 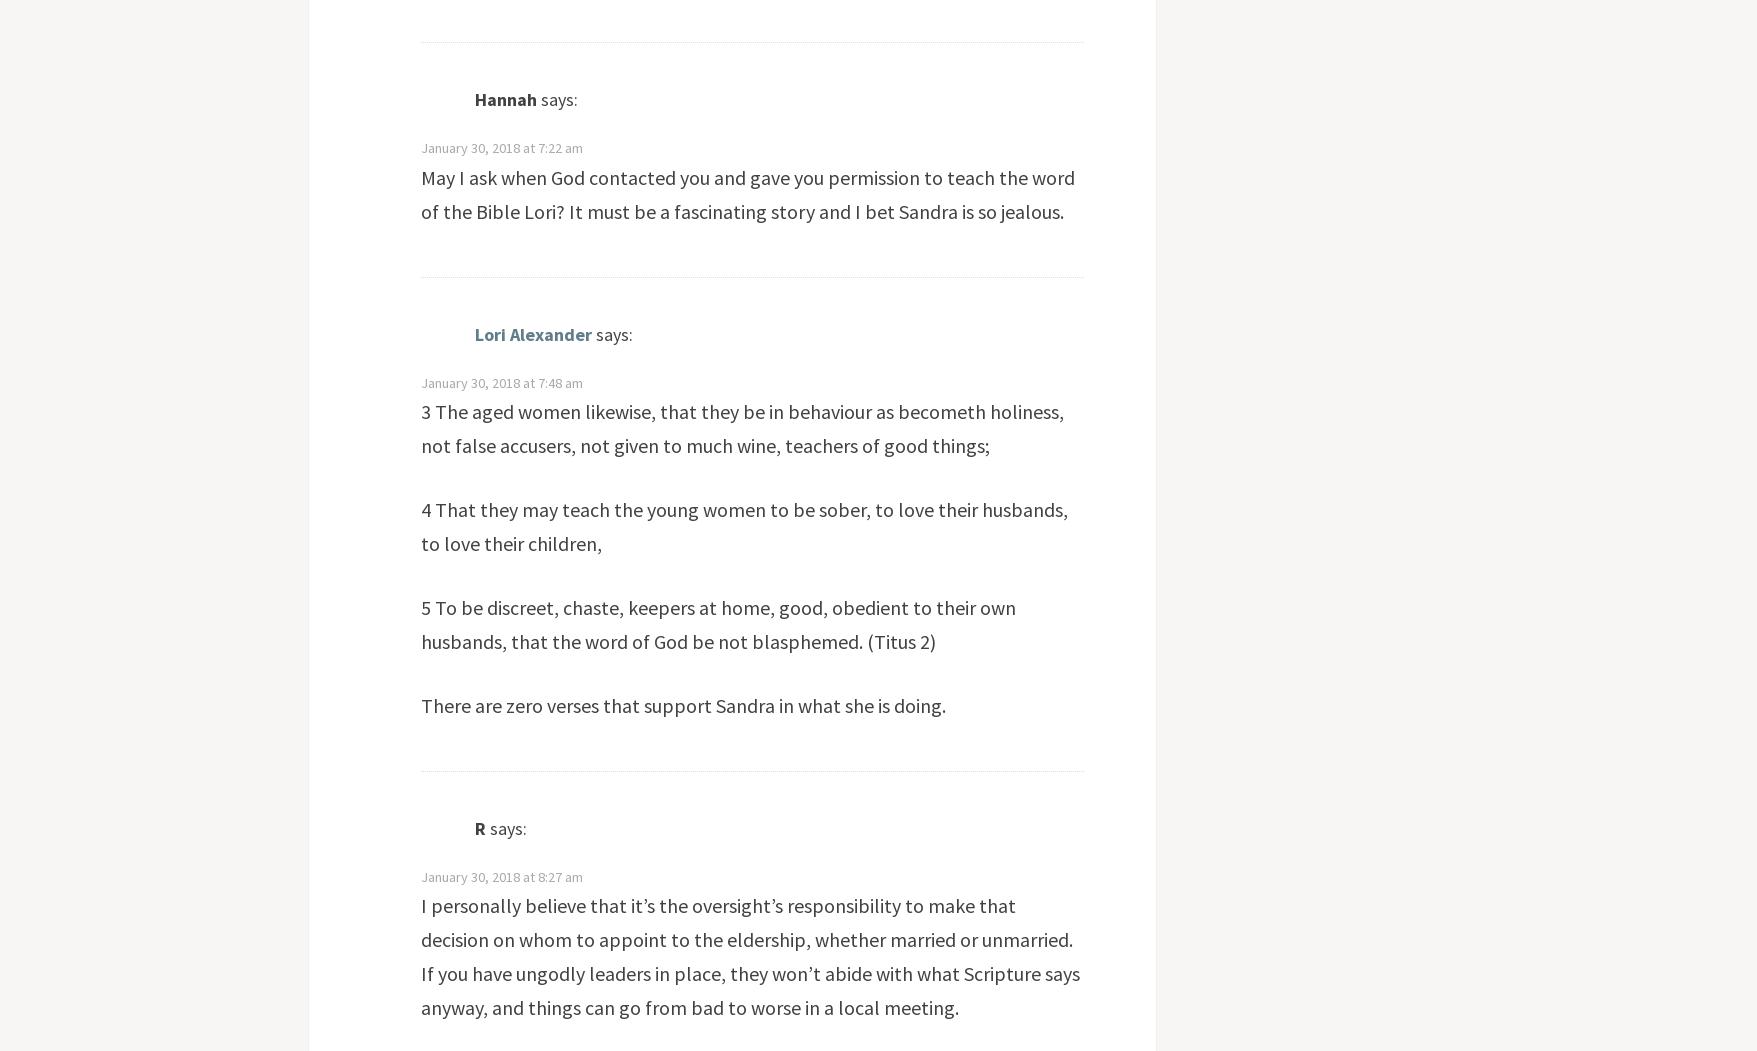 I want to click on 'I  personally believe that it’s the oversight’s responsibility to make that decision on whom to appoint to the eldership, whether married or unmarried. If you have ungodly leaders in place, they won’t abide with what Scripture says anyway, and things can go from bad to worse in a local meeting.', so click(x=748, y=955).